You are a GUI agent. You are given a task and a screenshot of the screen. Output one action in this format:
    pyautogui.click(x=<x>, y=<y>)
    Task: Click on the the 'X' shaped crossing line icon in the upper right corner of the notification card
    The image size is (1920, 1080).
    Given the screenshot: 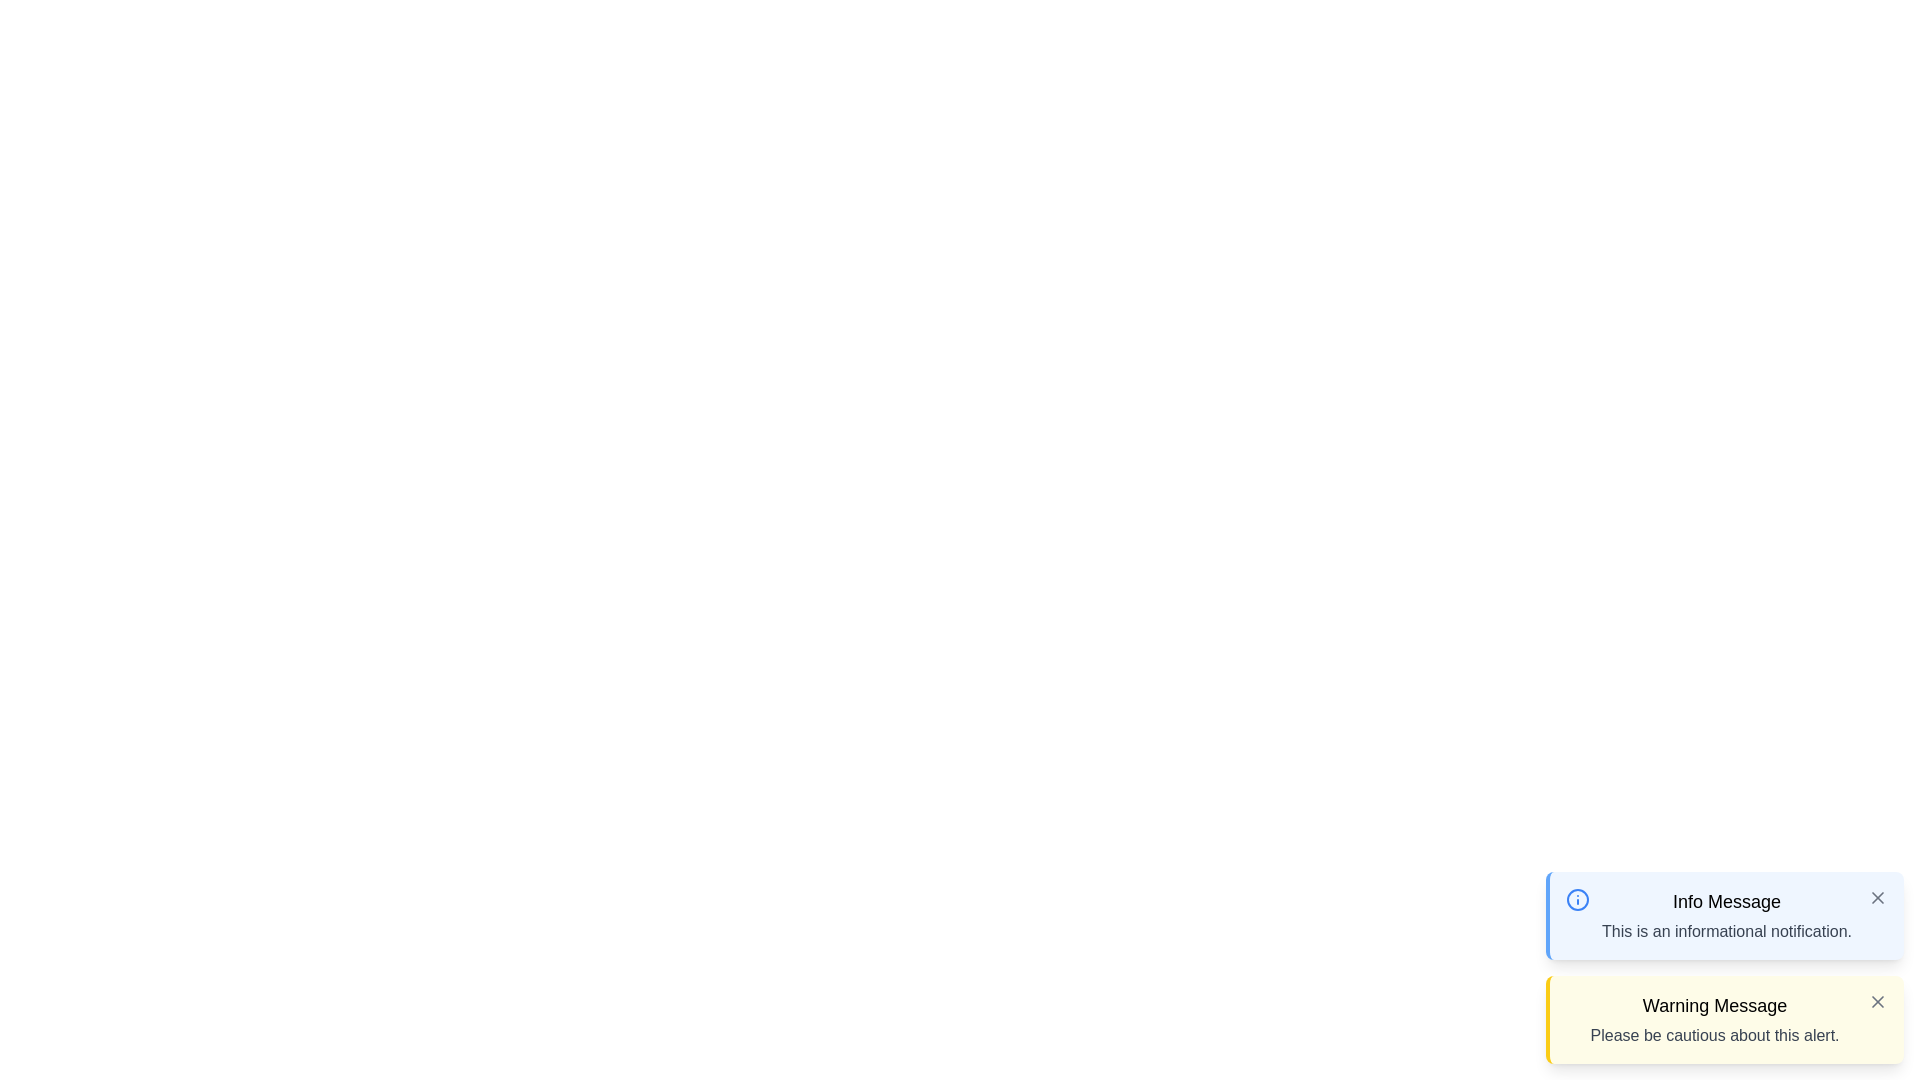 What is the action you would take?
    pyautogui.click(x=1876, y=897)
    